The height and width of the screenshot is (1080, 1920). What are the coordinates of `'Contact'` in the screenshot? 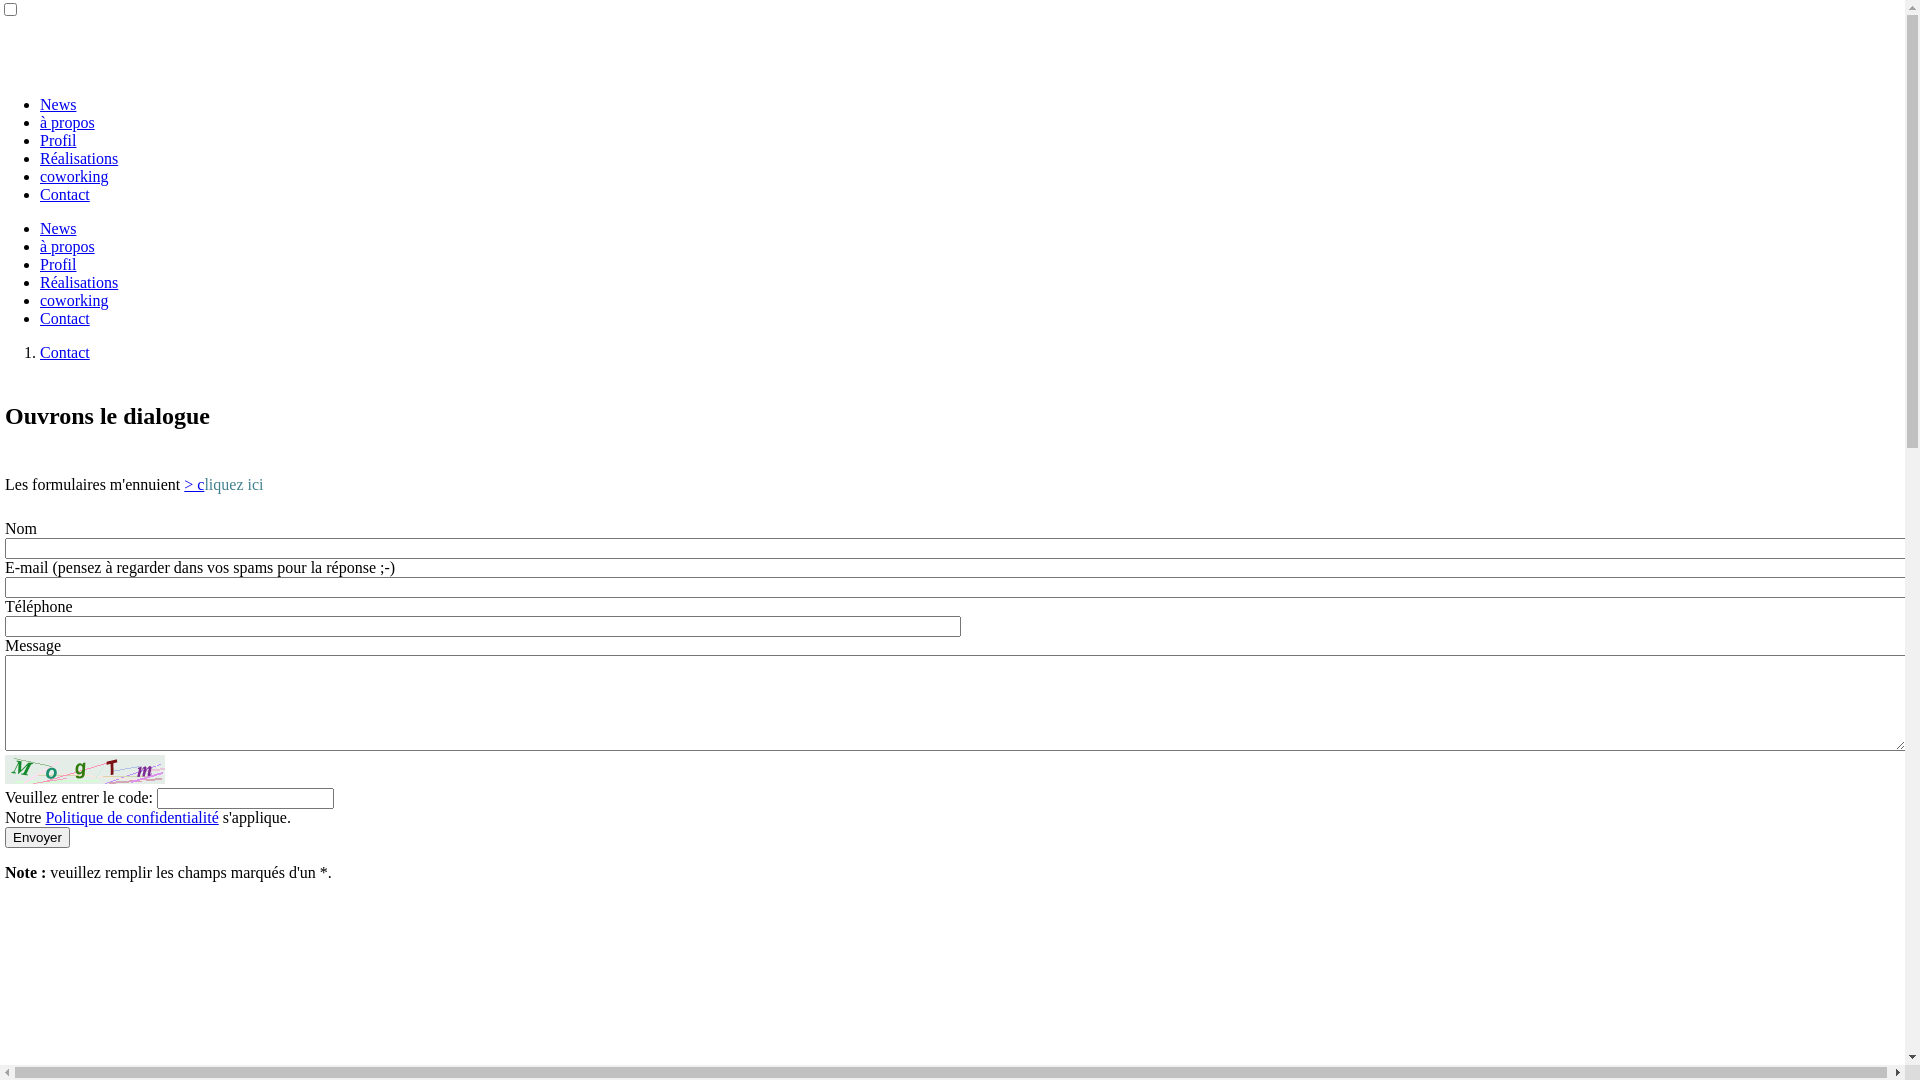 It's located at (39, 194).